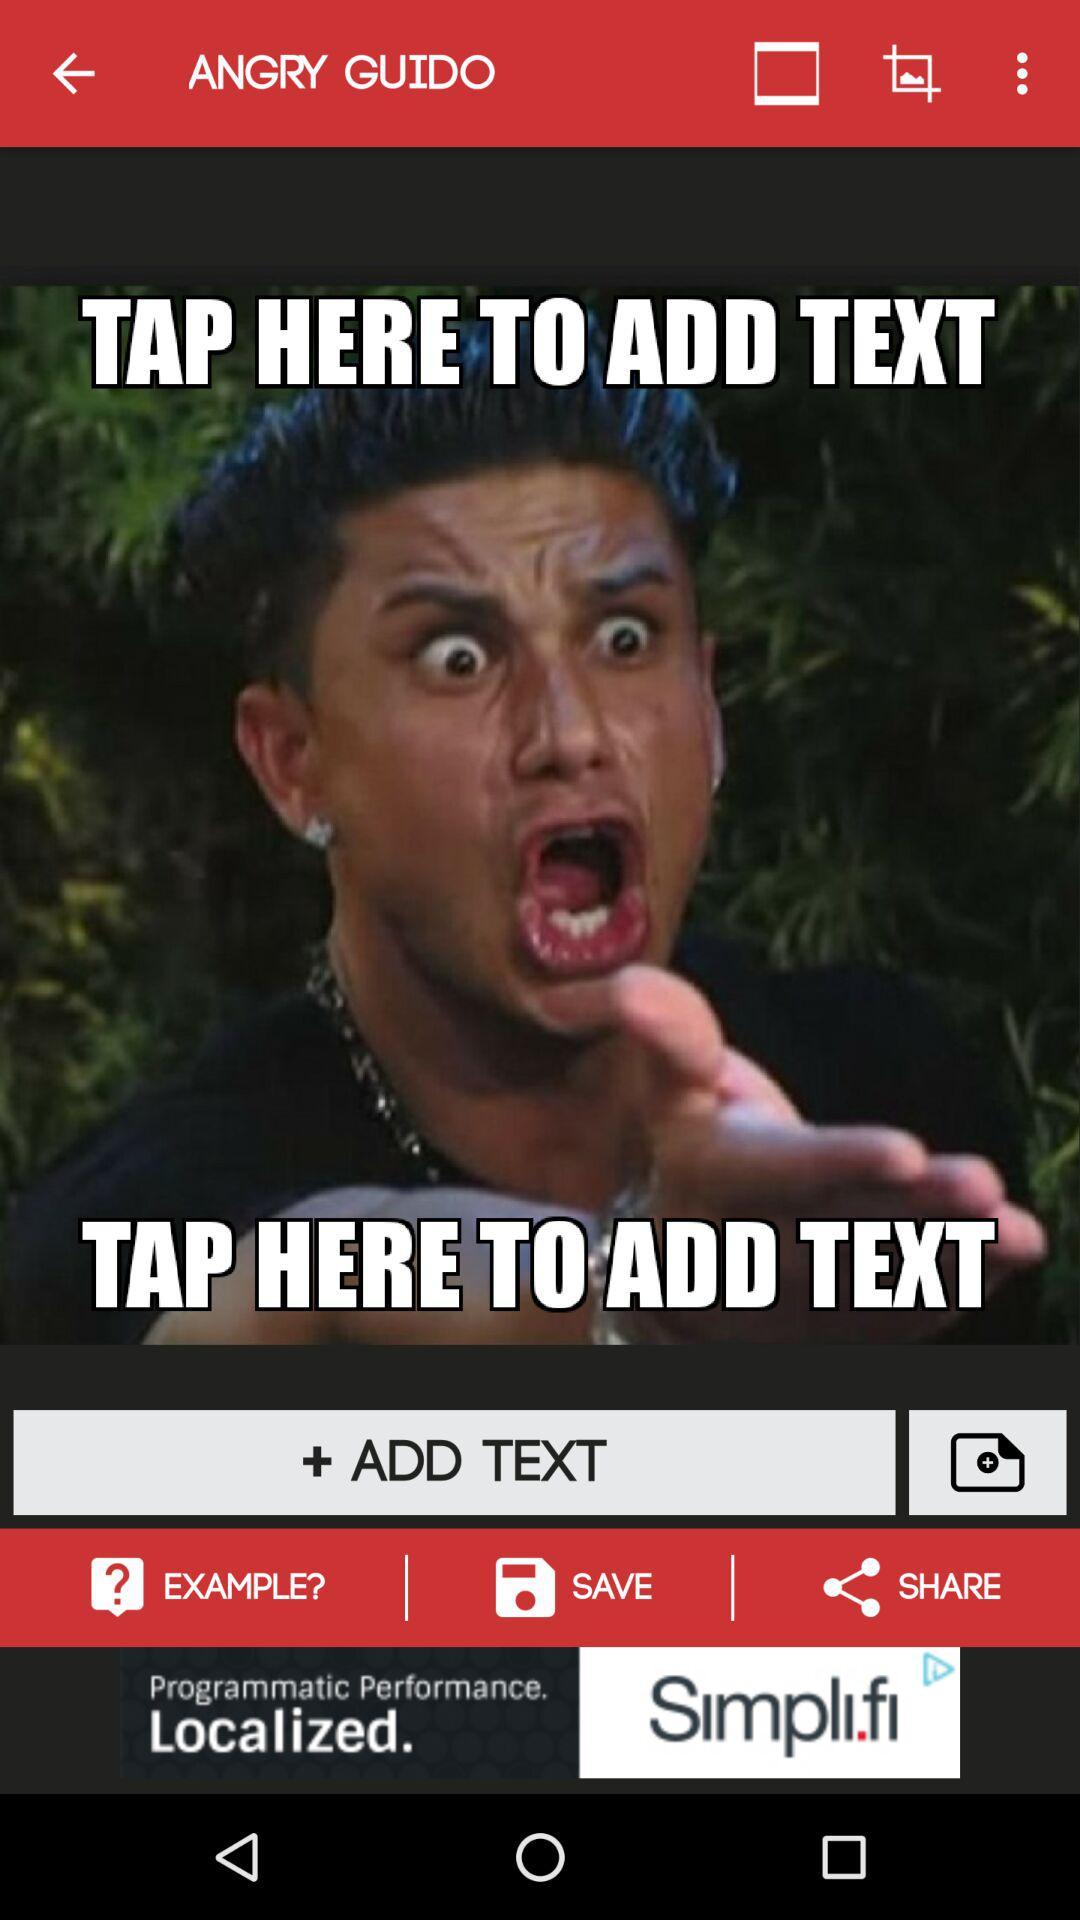 The width and height of the screenshot is (1080, 1920). Describe the element at coordinates (540, 1711) in the screenshot. I see `advertisements button` at that location.